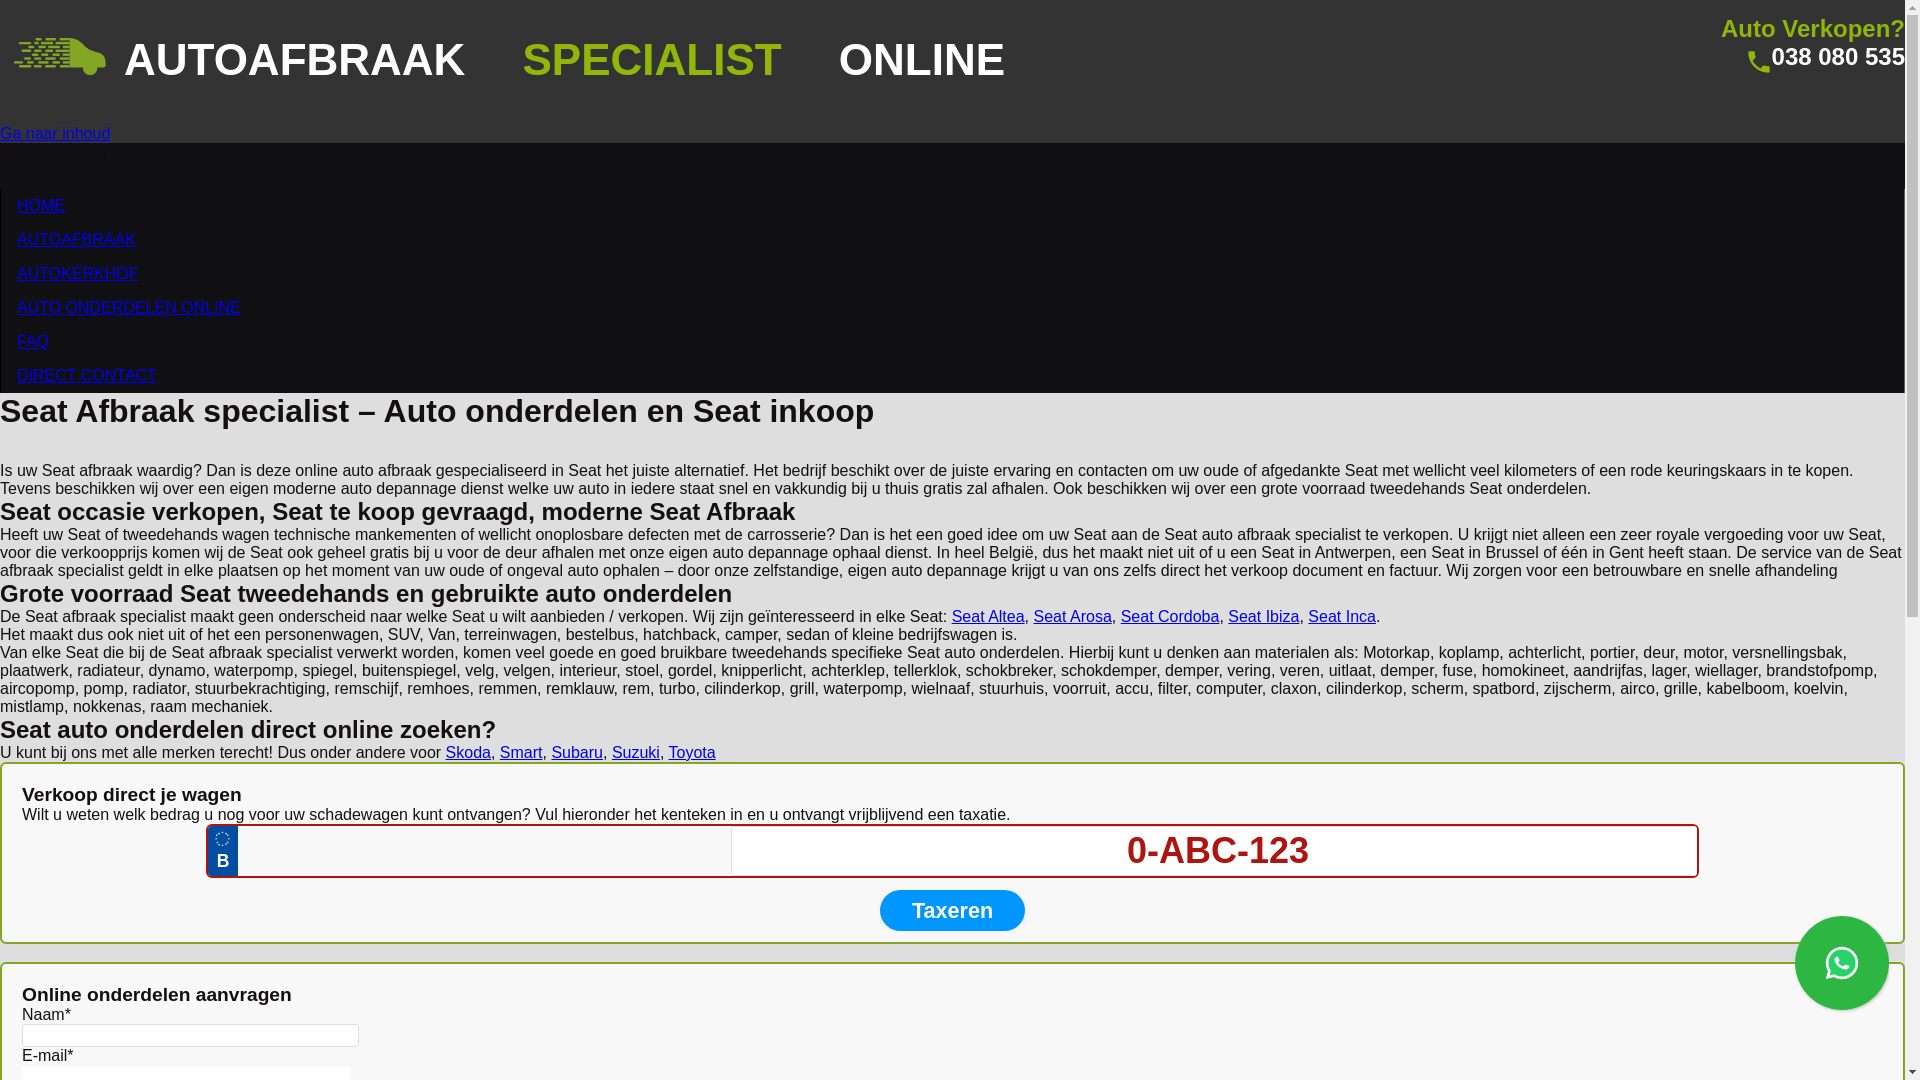 The width and height of the screenshot is (1920, 1080). What do you see at coordinates (85, 375) in the screenshot?
I see `'DIRECT CONTACT'` at bounding box center [85, 375].